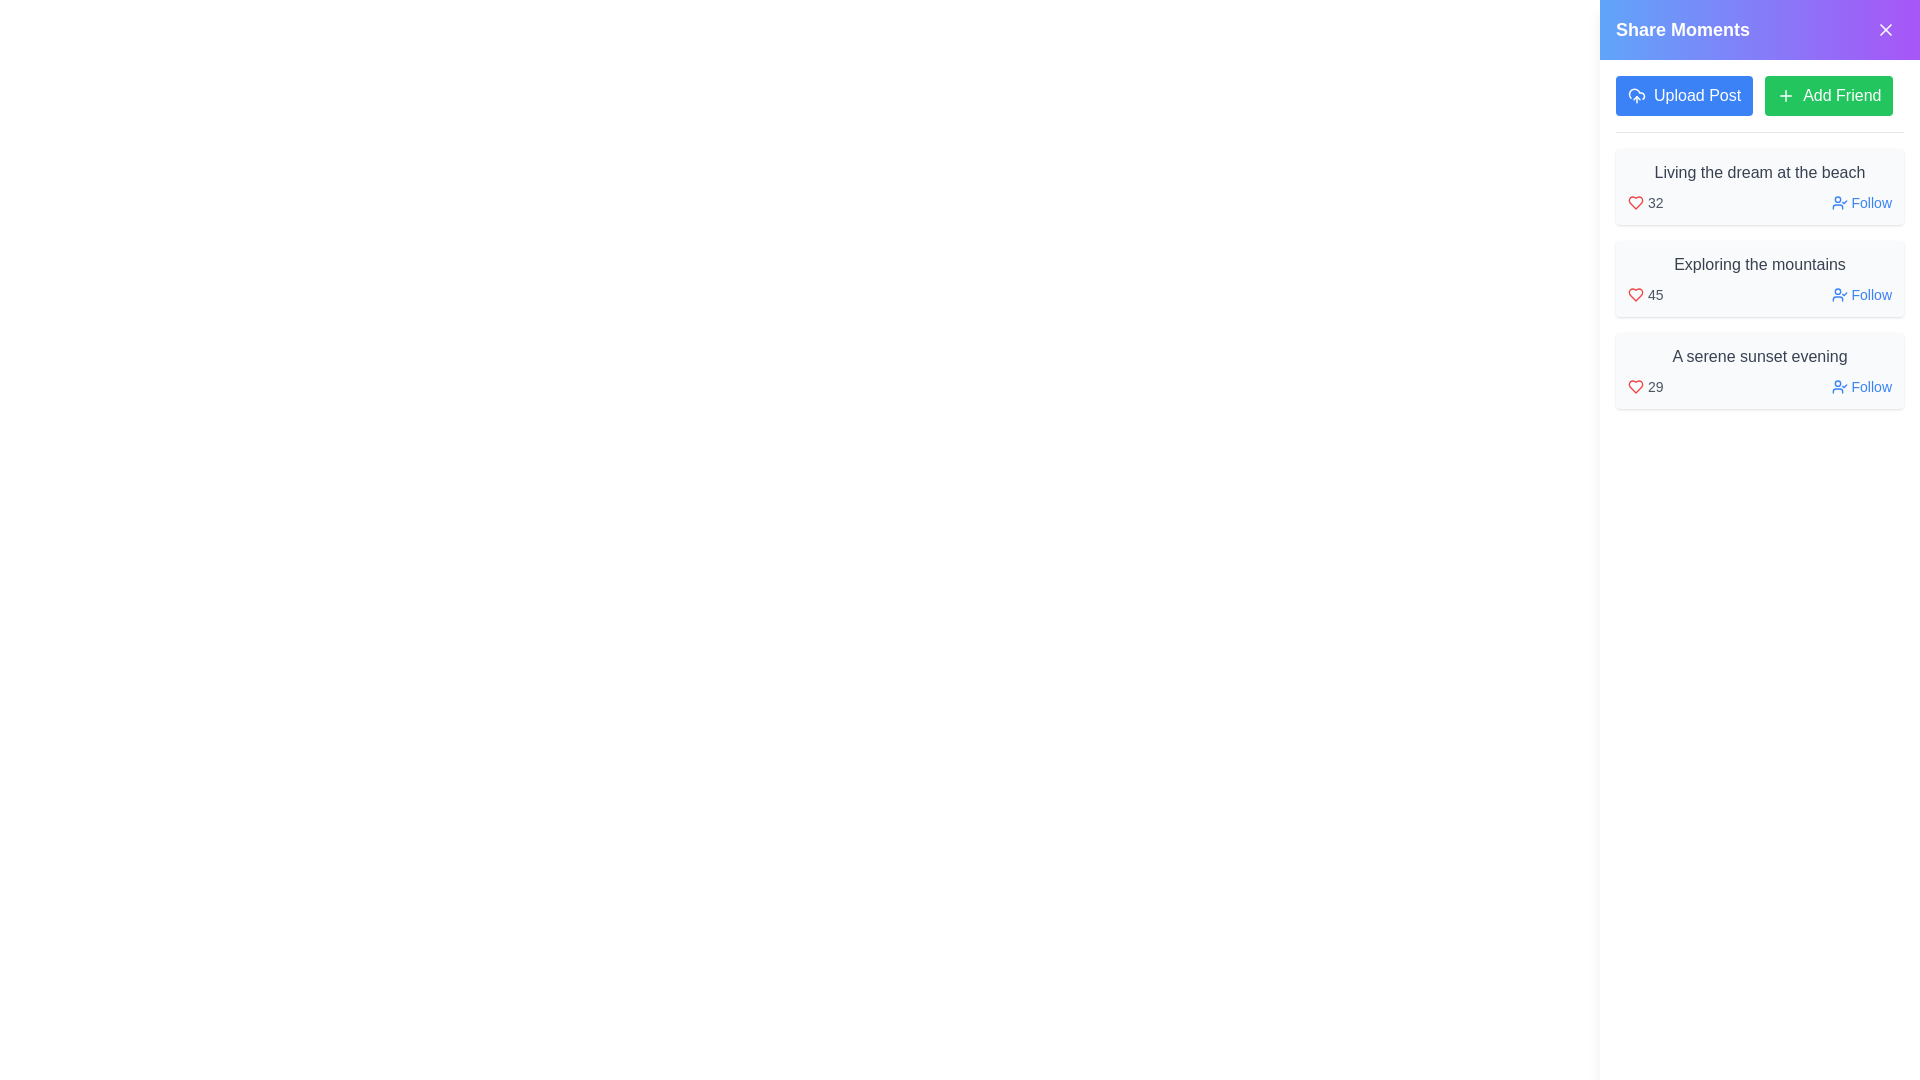 The width and height of the screenshot is (1920, 1080). I want to click on the blue 'Upload Post' button located at the top right of the interface to initiate uploading a post, so click(1683, 96).